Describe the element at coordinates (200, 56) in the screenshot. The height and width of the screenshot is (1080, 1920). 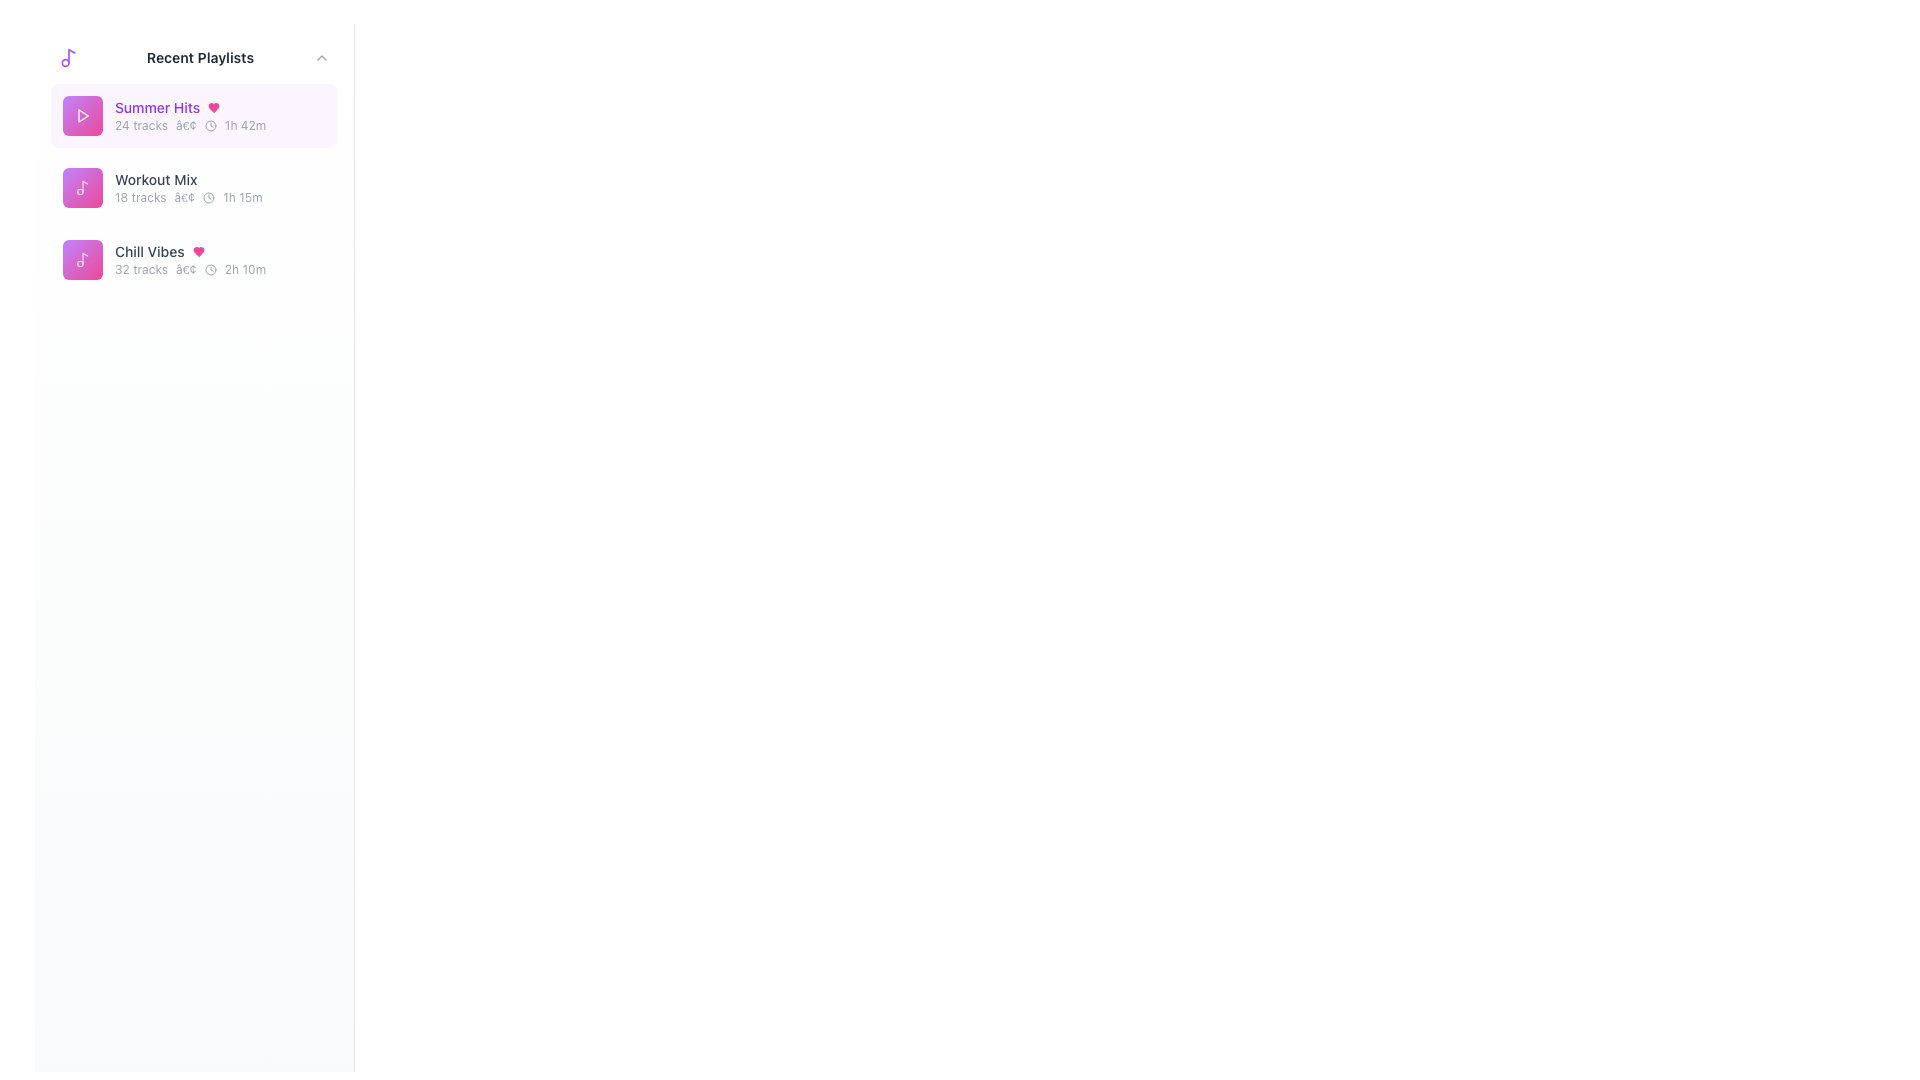
I see `the 'Recent Playlists' text label located at the top-left area of the interface, positioned centrally between a music icon and a dropdown arrow` at that location.